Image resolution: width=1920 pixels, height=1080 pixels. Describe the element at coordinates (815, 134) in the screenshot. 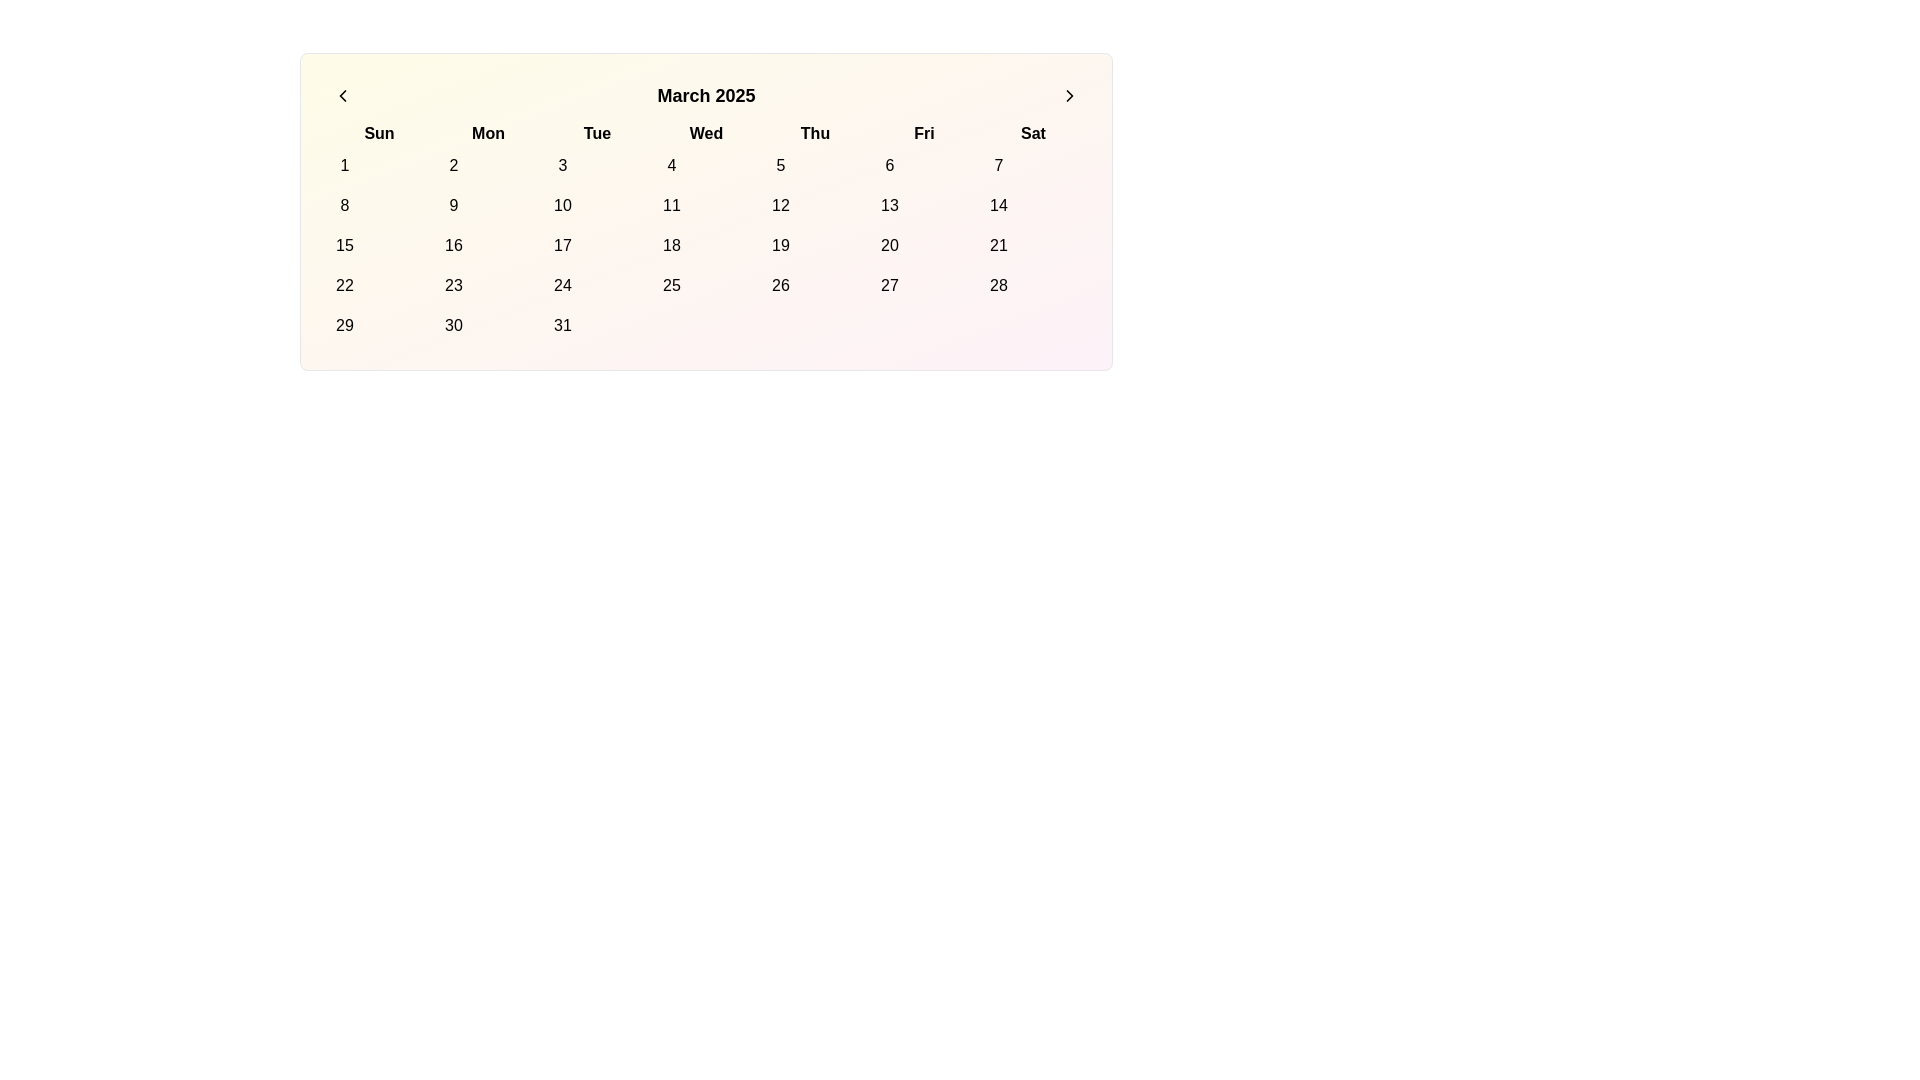

I see `the content of the text label displaying 'Thu', which is the abbreviation for Thursday, located in the top row of the calendar layout between 'Wed' and 'Fri'` at that location.